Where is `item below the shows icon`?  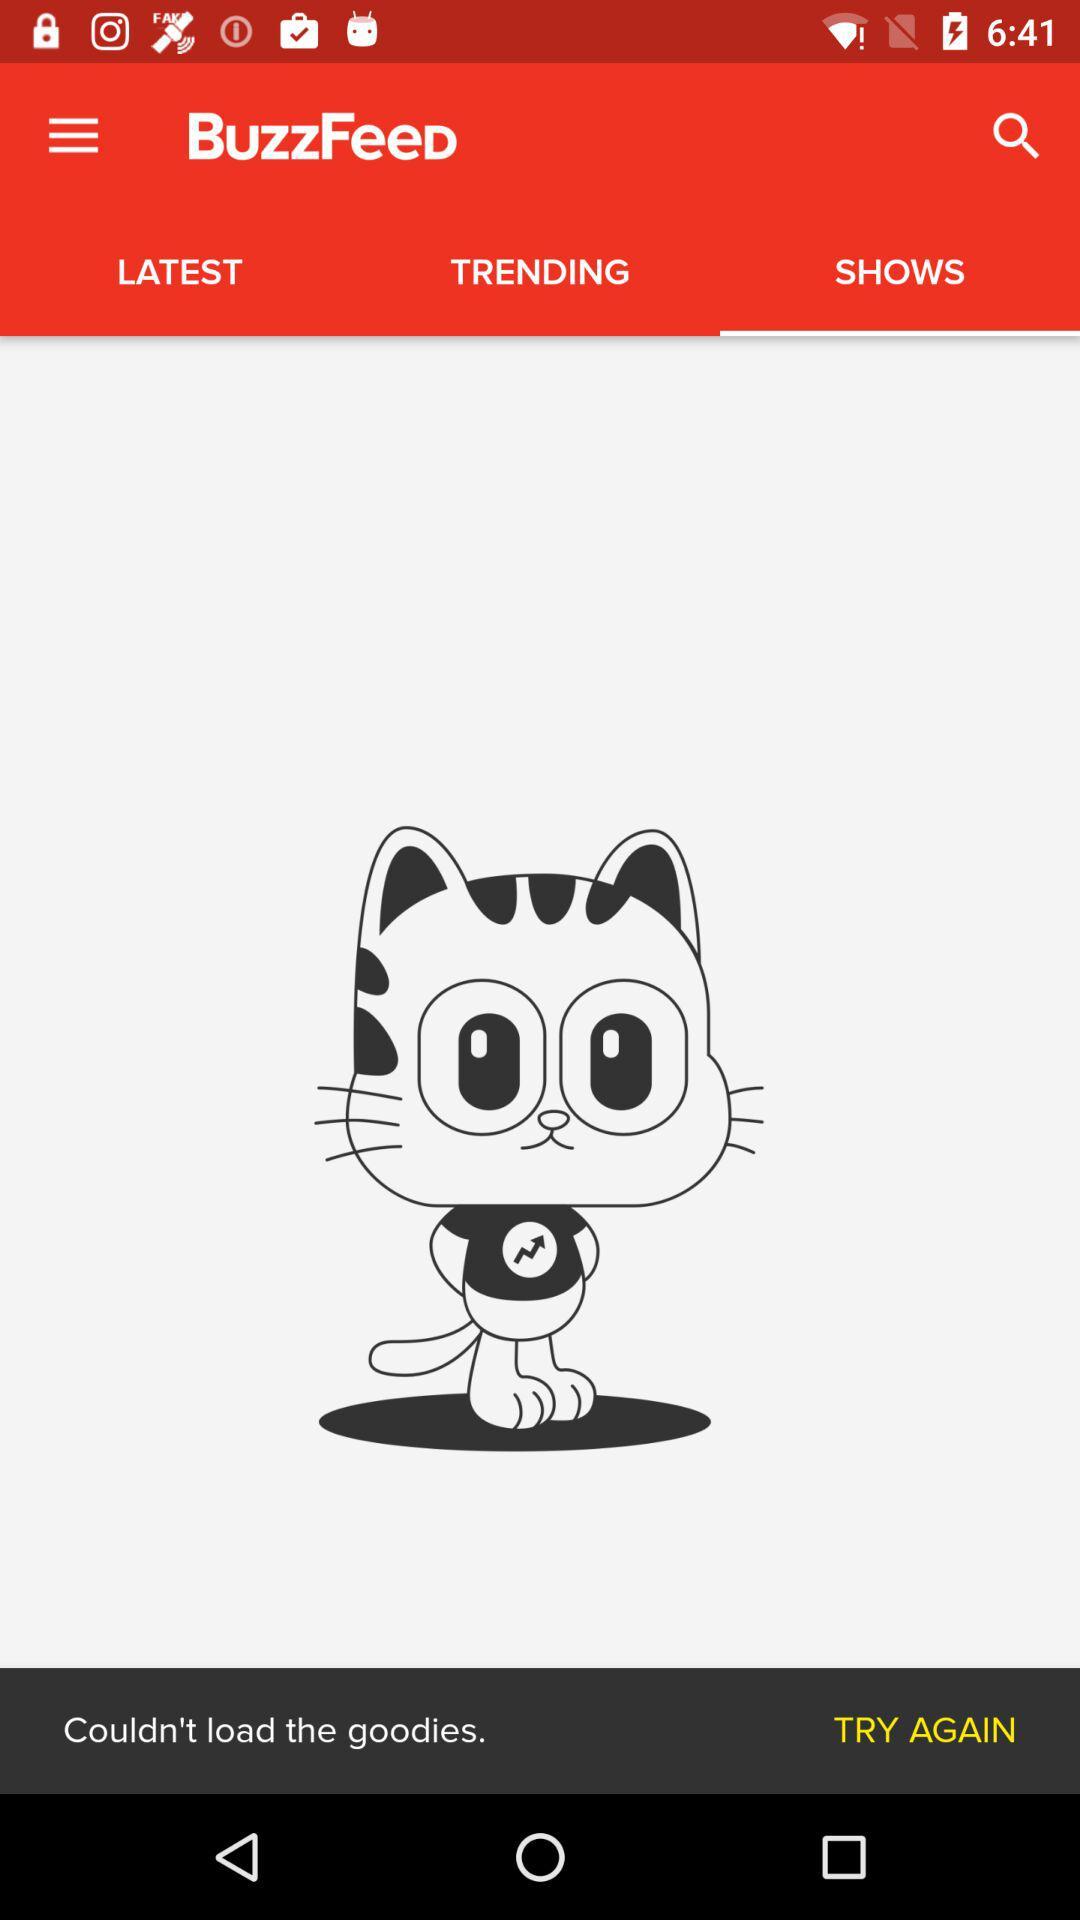 item below the shows icon is located at coordinates (925, 1730).